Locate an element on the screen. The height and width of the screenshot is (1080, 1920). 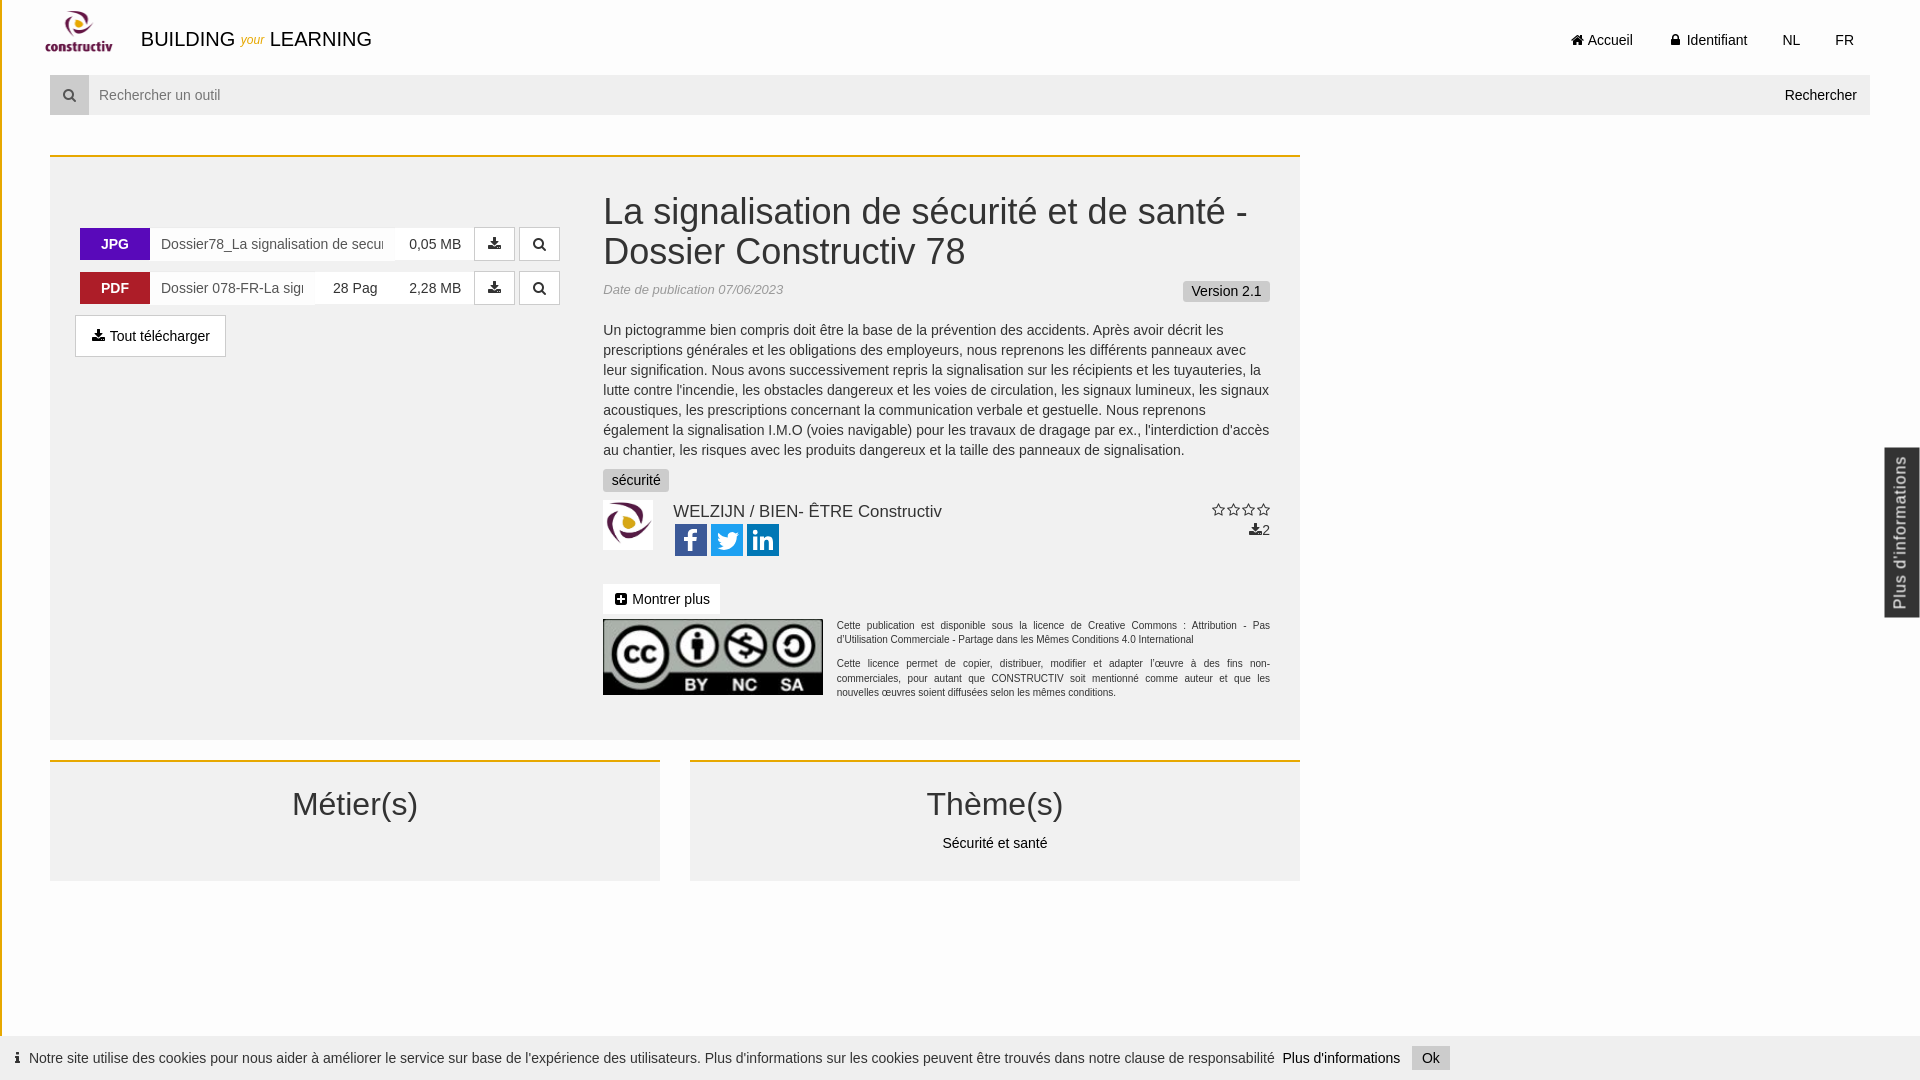
'JPG' is located at coordinates (114, 242).